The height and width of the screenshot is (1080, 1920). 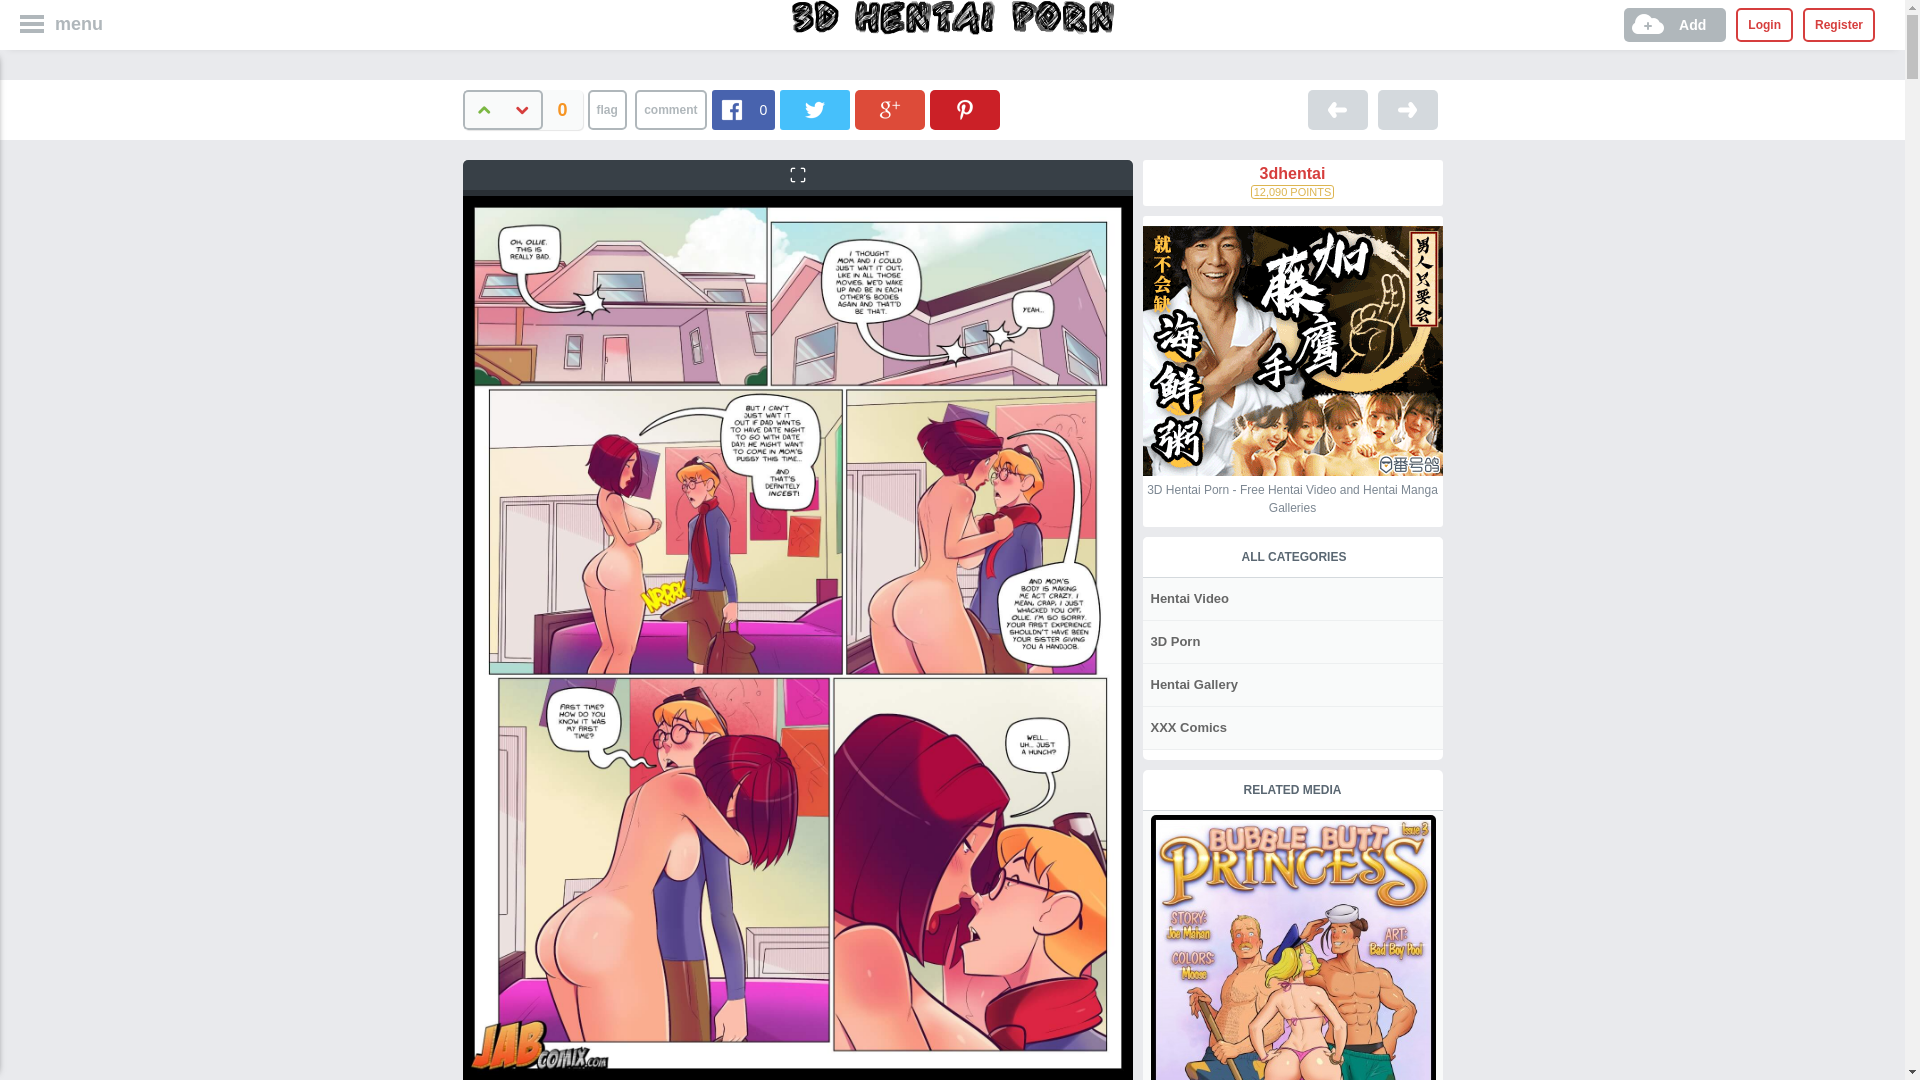 I want to click on 'Share on Google Plus', so click(x=888, y=110).